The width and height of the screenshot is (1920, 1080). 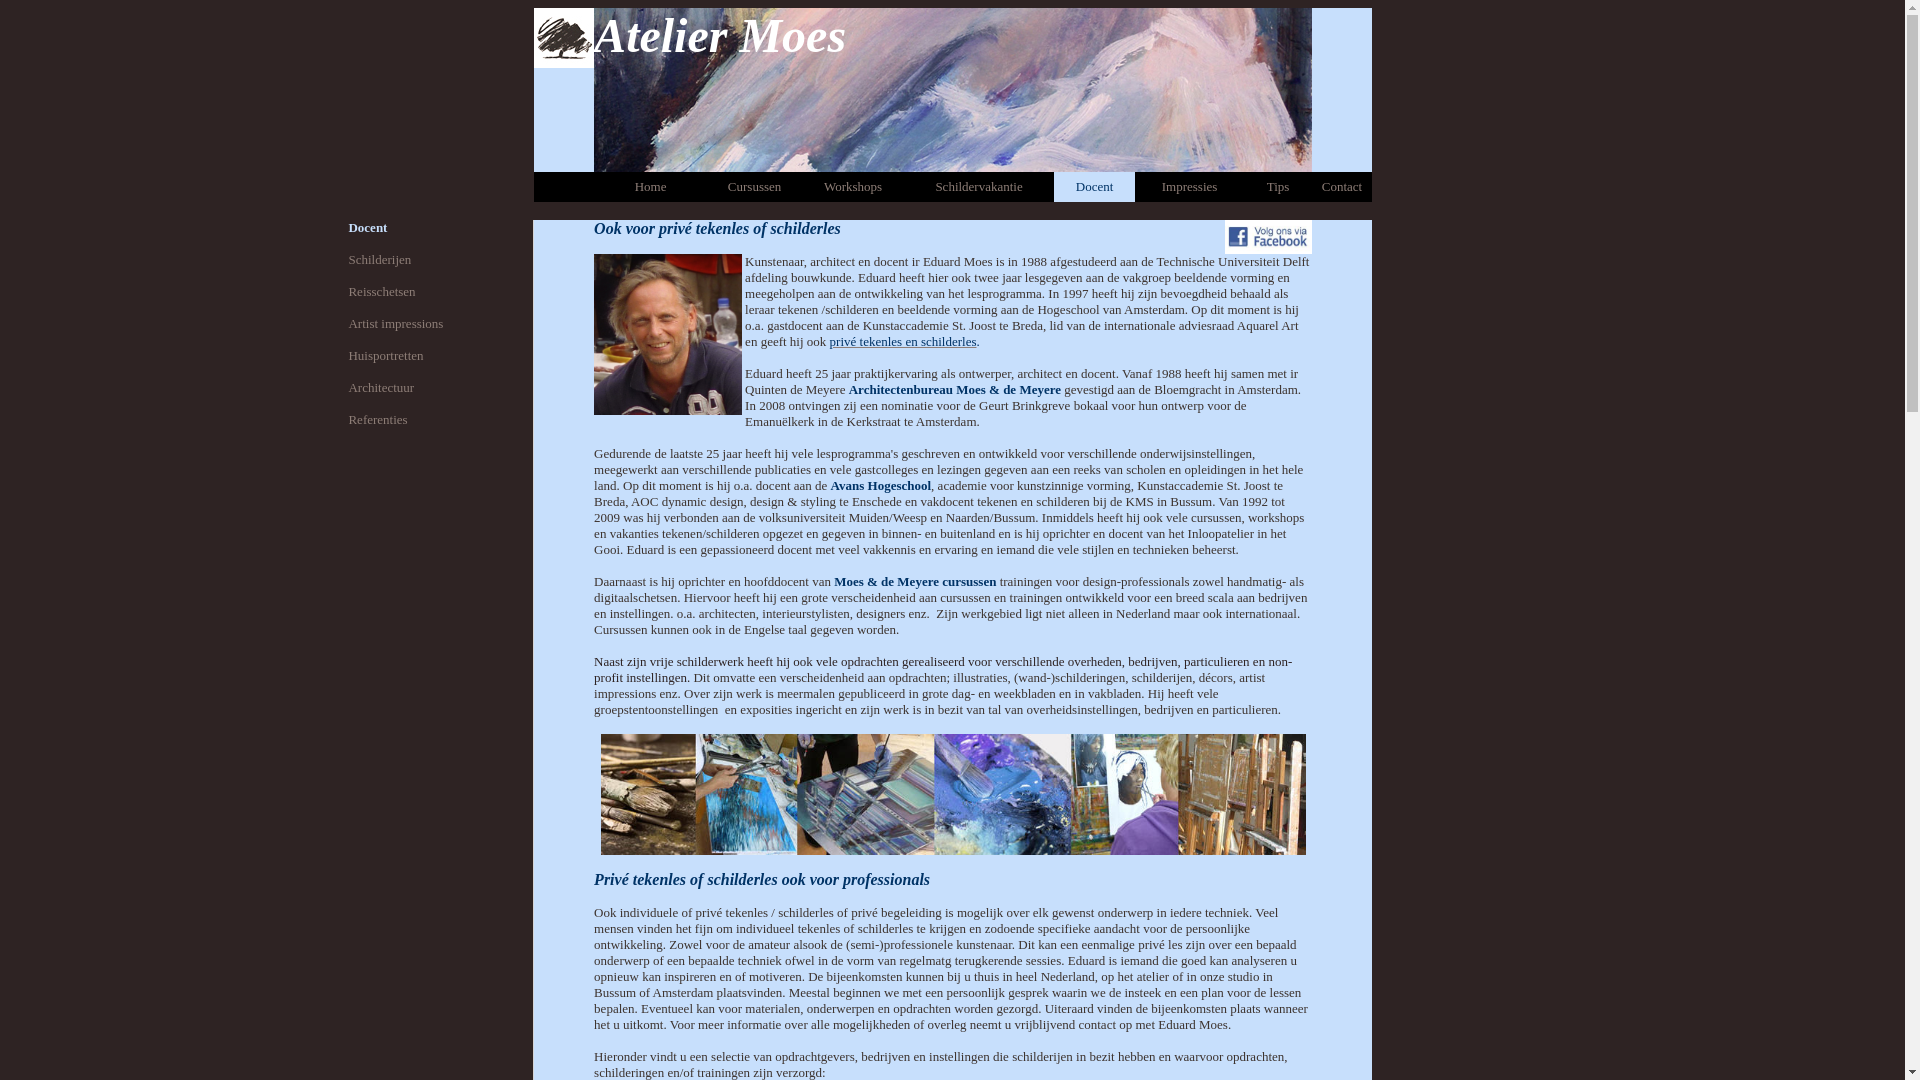 What do you see at coordinates (1277, 185) in the screenshot?
I see `'Tips'` at bounding box center [1277, 185].